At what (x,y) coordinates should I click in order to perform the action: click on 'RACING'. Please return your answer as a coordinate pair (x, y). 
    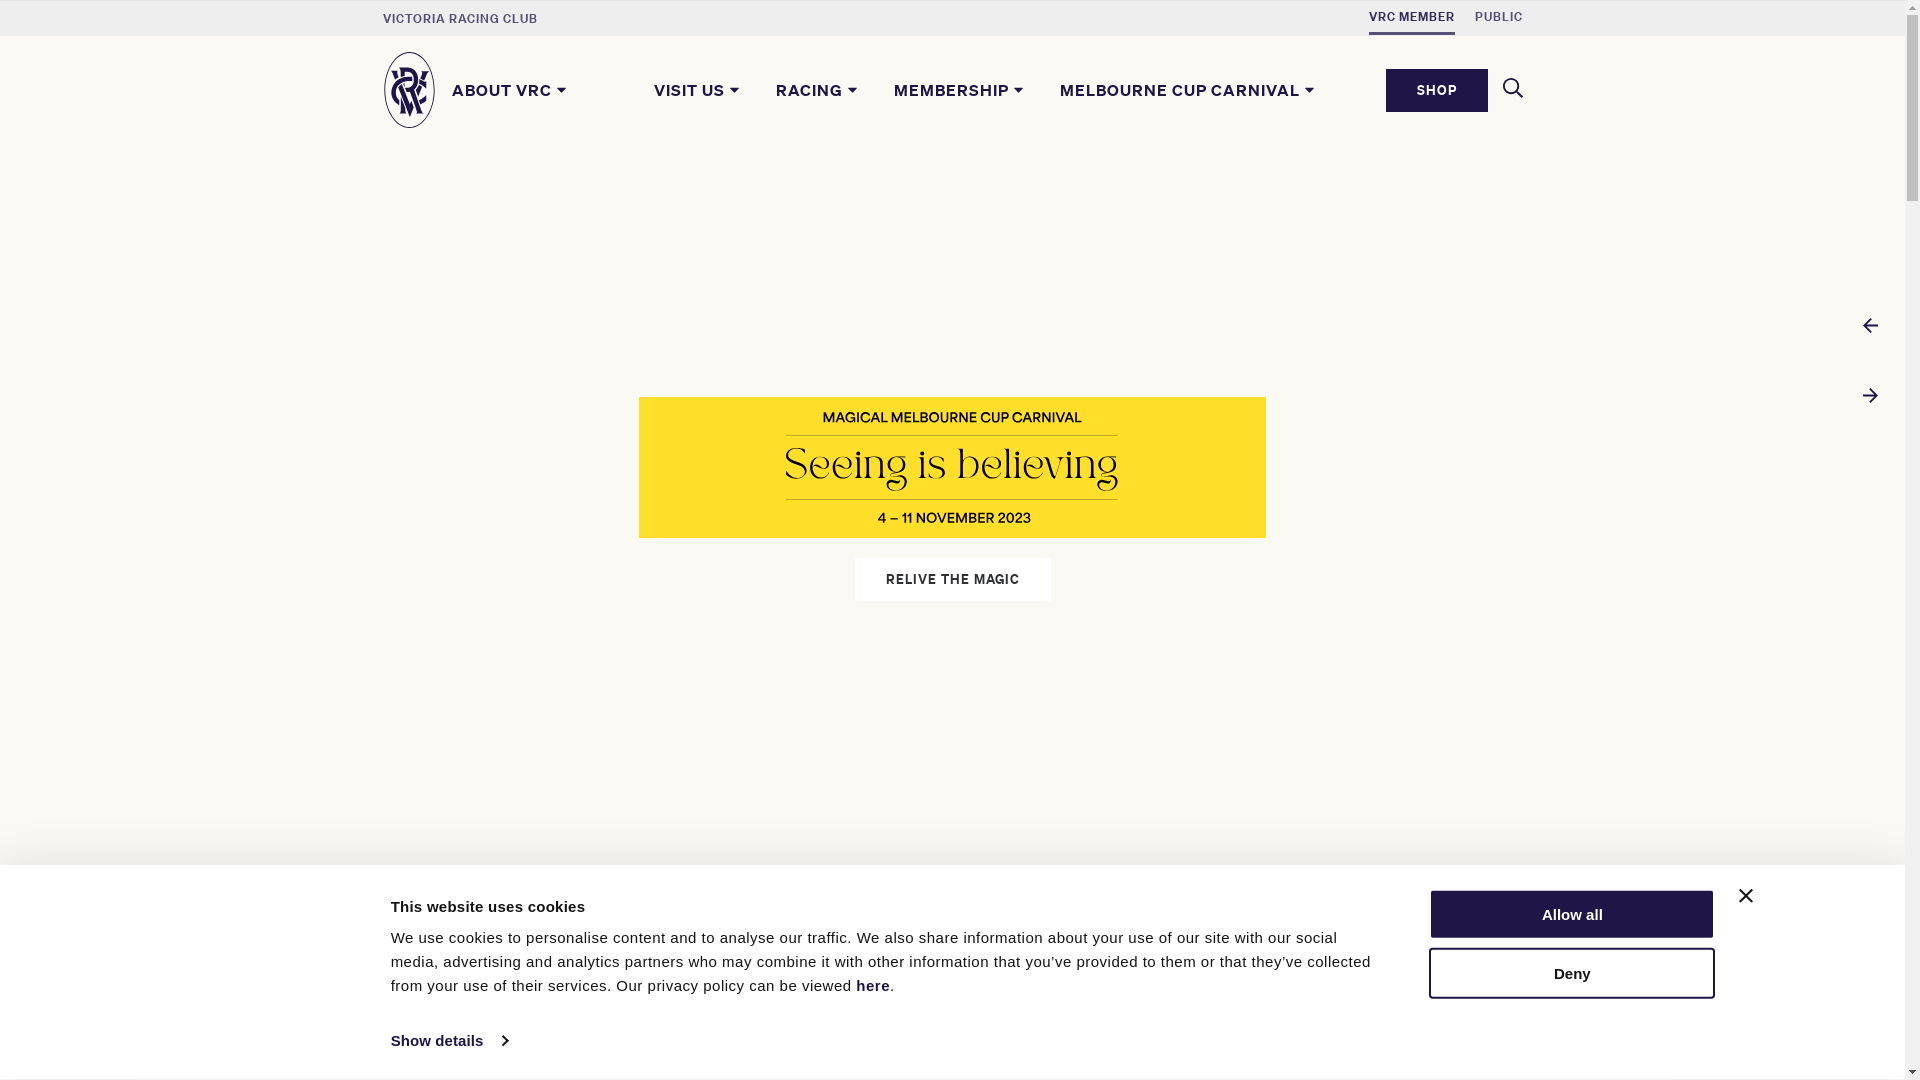
    Looking at the image, I should click on (819, 88).